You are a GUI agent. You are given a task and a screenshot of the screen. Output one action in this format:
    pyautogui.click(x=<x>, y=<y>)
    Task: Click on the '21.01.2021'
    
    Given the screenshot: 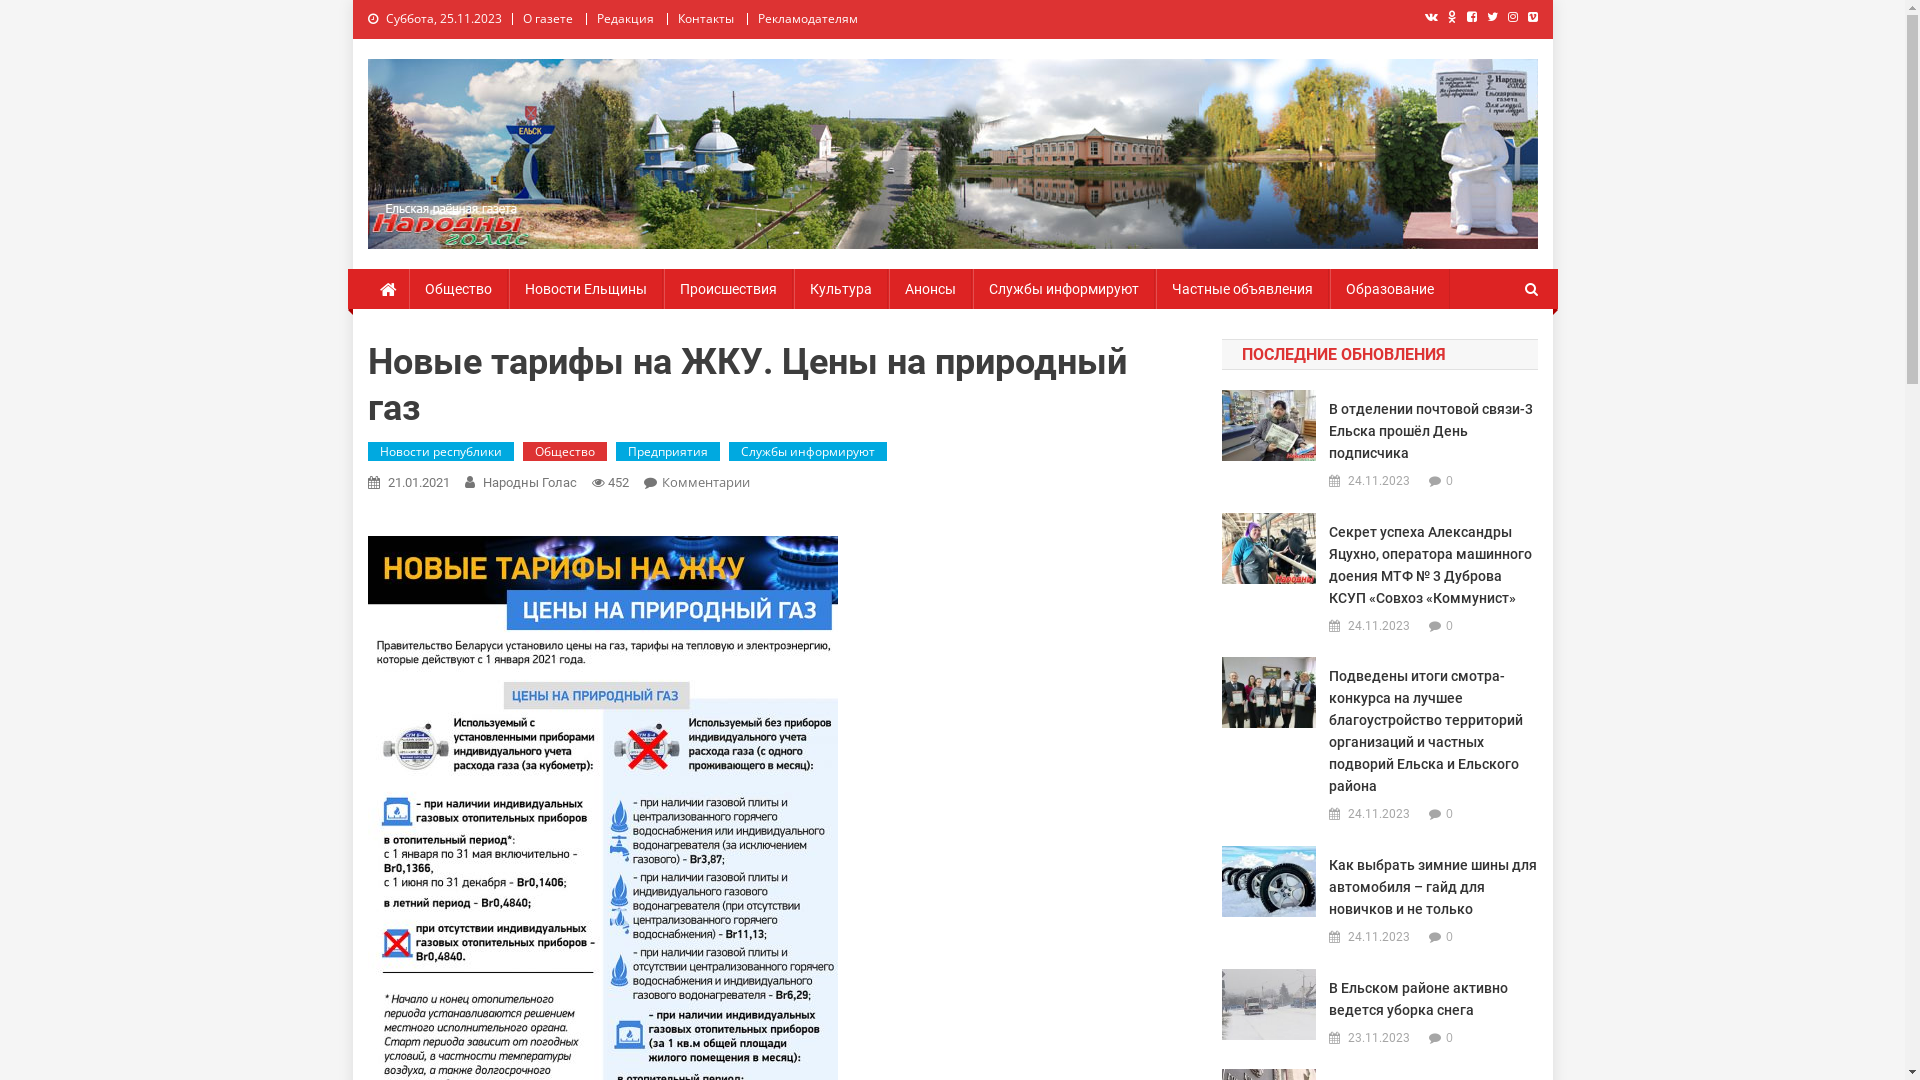 What is the action you would take?
    pyautogui.click(x=417, y=482)
    